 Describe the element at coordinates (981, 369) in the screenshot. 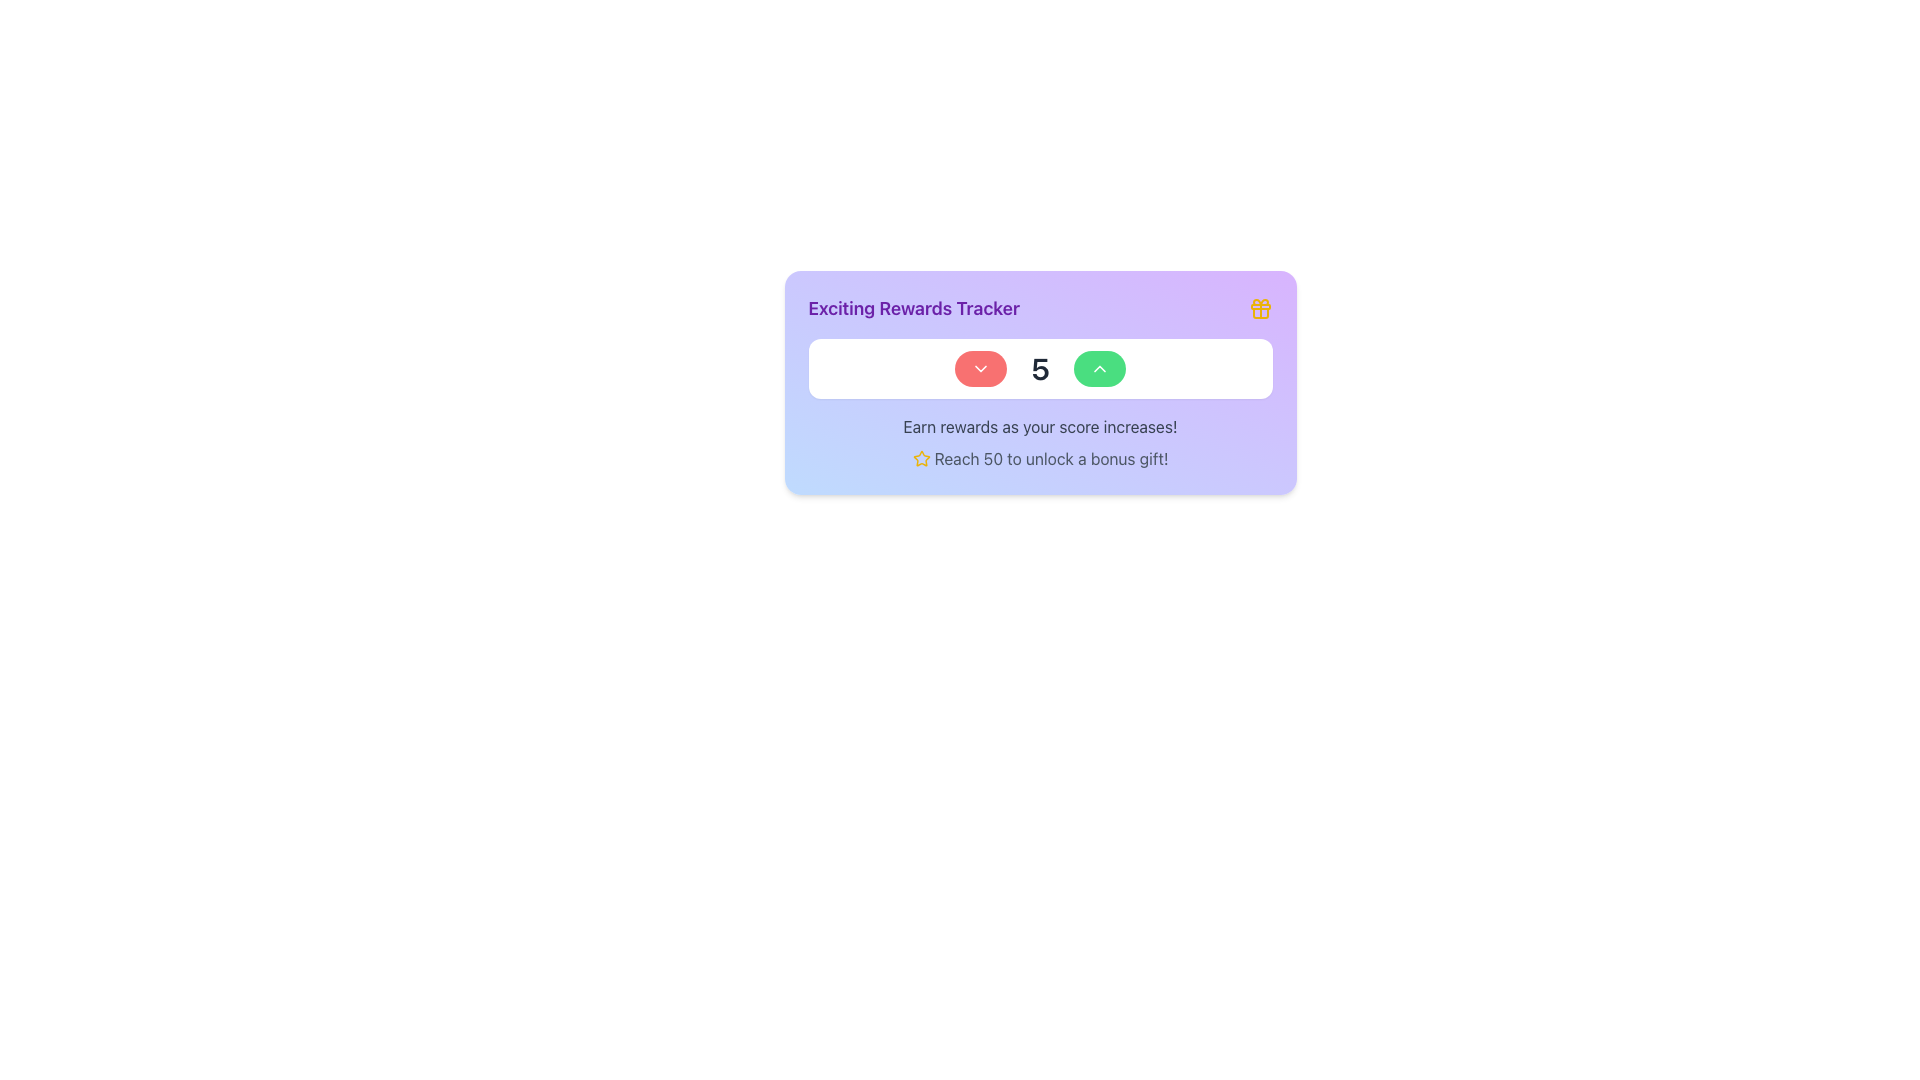

I see `the small down-chevron icon within the red circular button to decrease a value` at that location.